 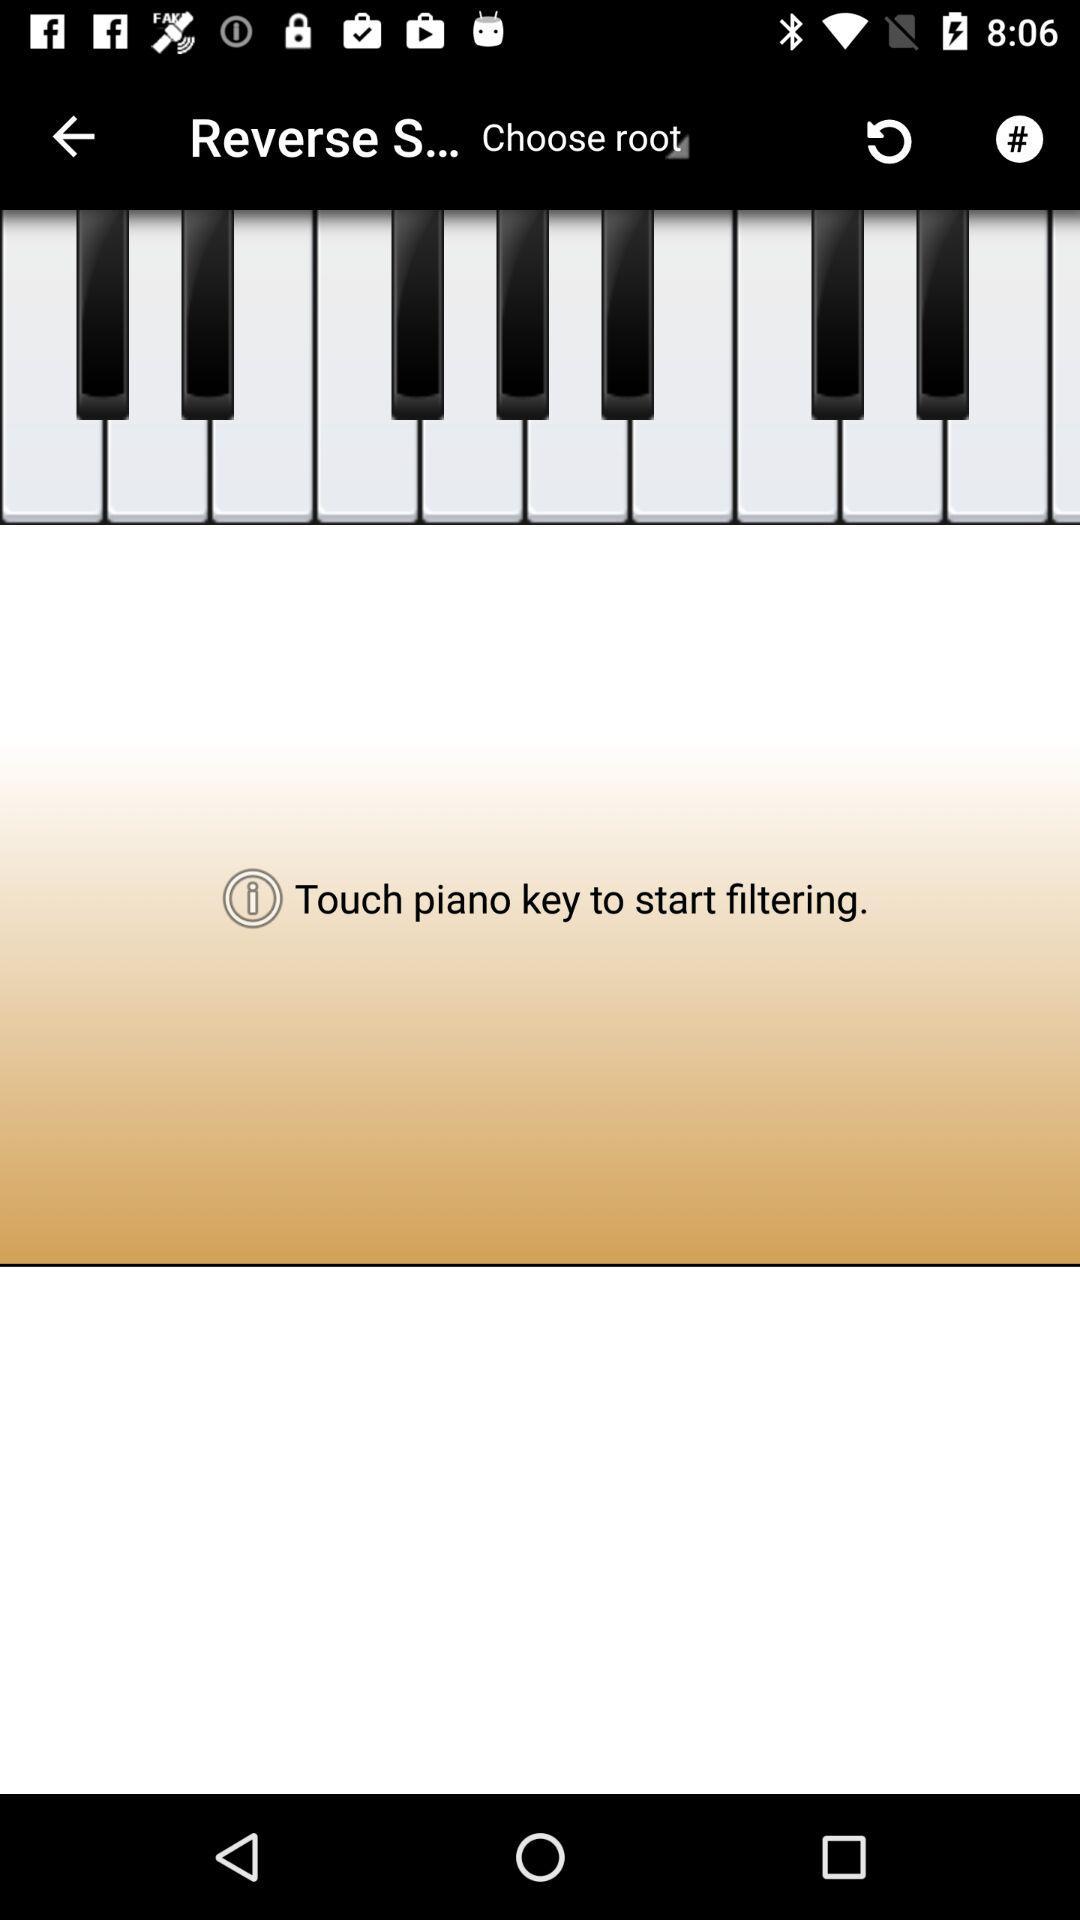 I want to click on the music, so click(x=577, y=367).